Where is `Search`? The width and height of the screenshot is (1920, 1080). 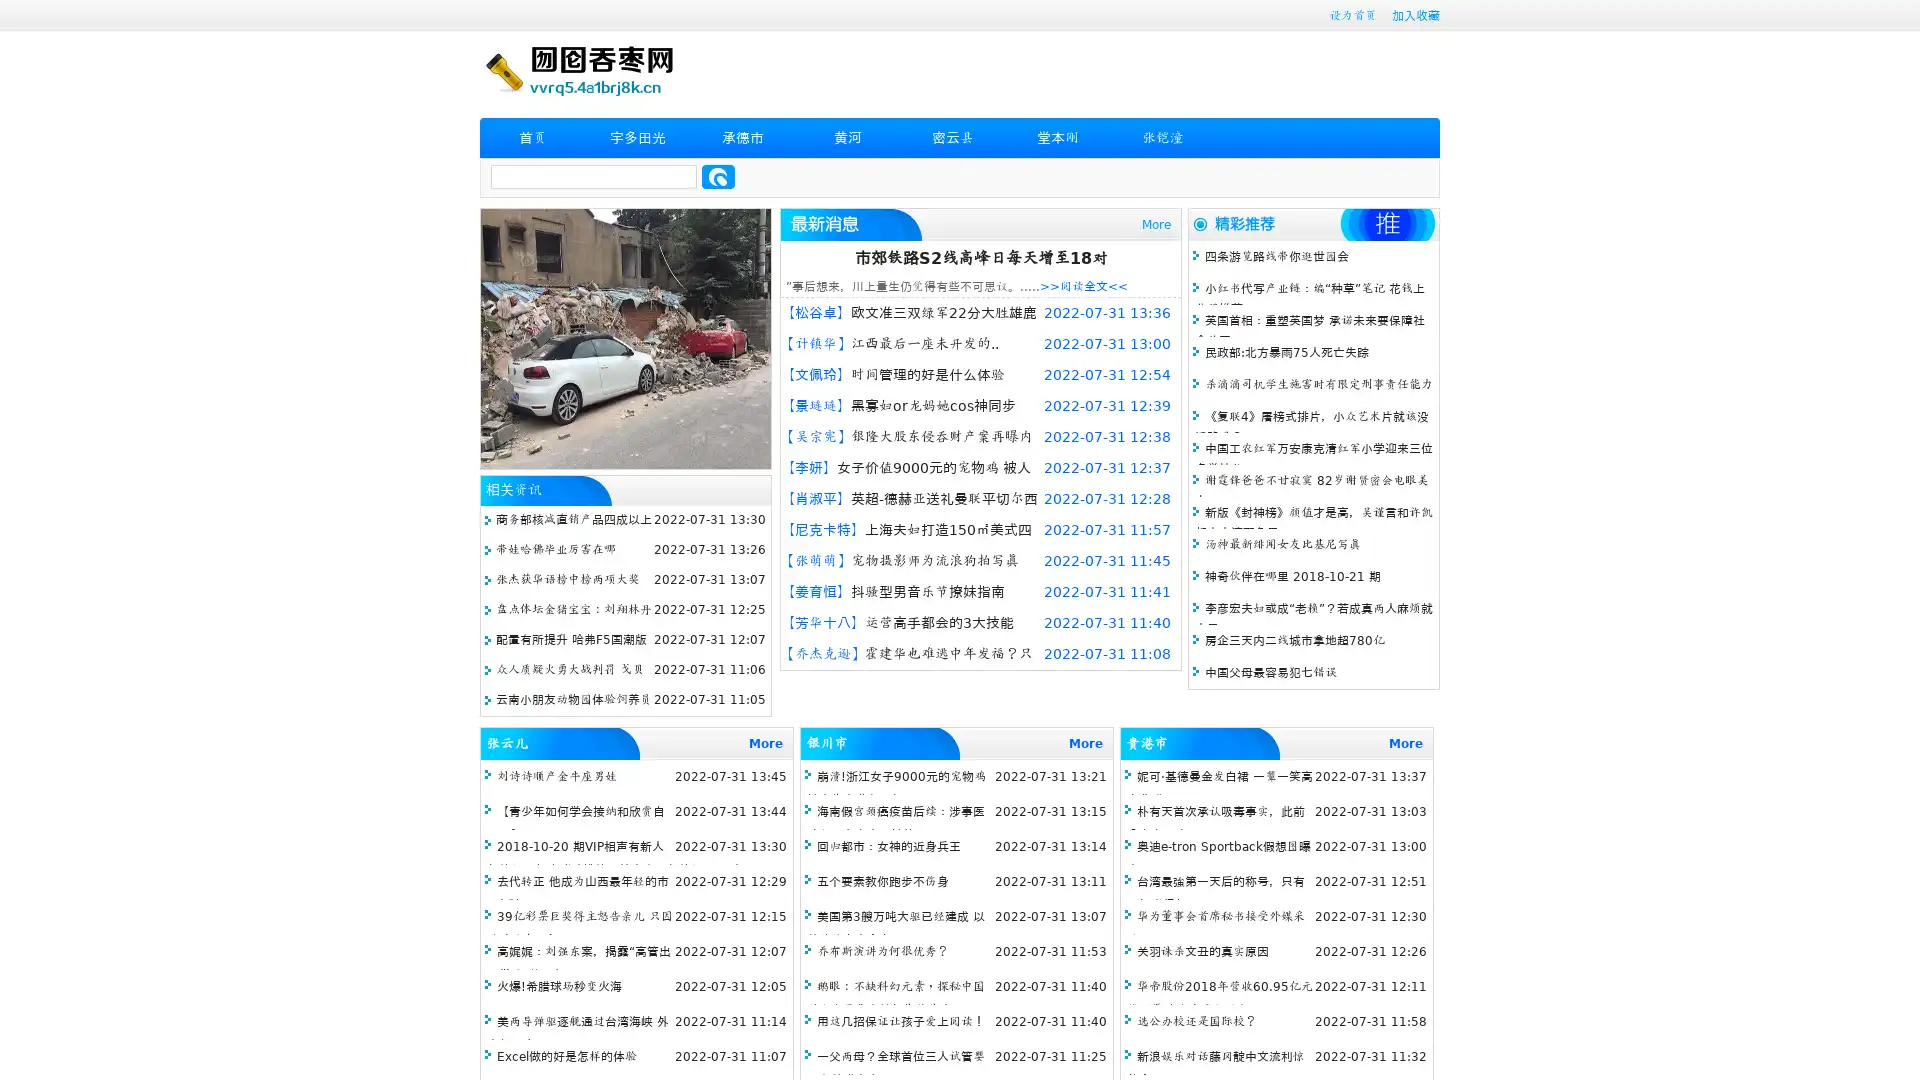 Search is located at coordinates (718, 176).